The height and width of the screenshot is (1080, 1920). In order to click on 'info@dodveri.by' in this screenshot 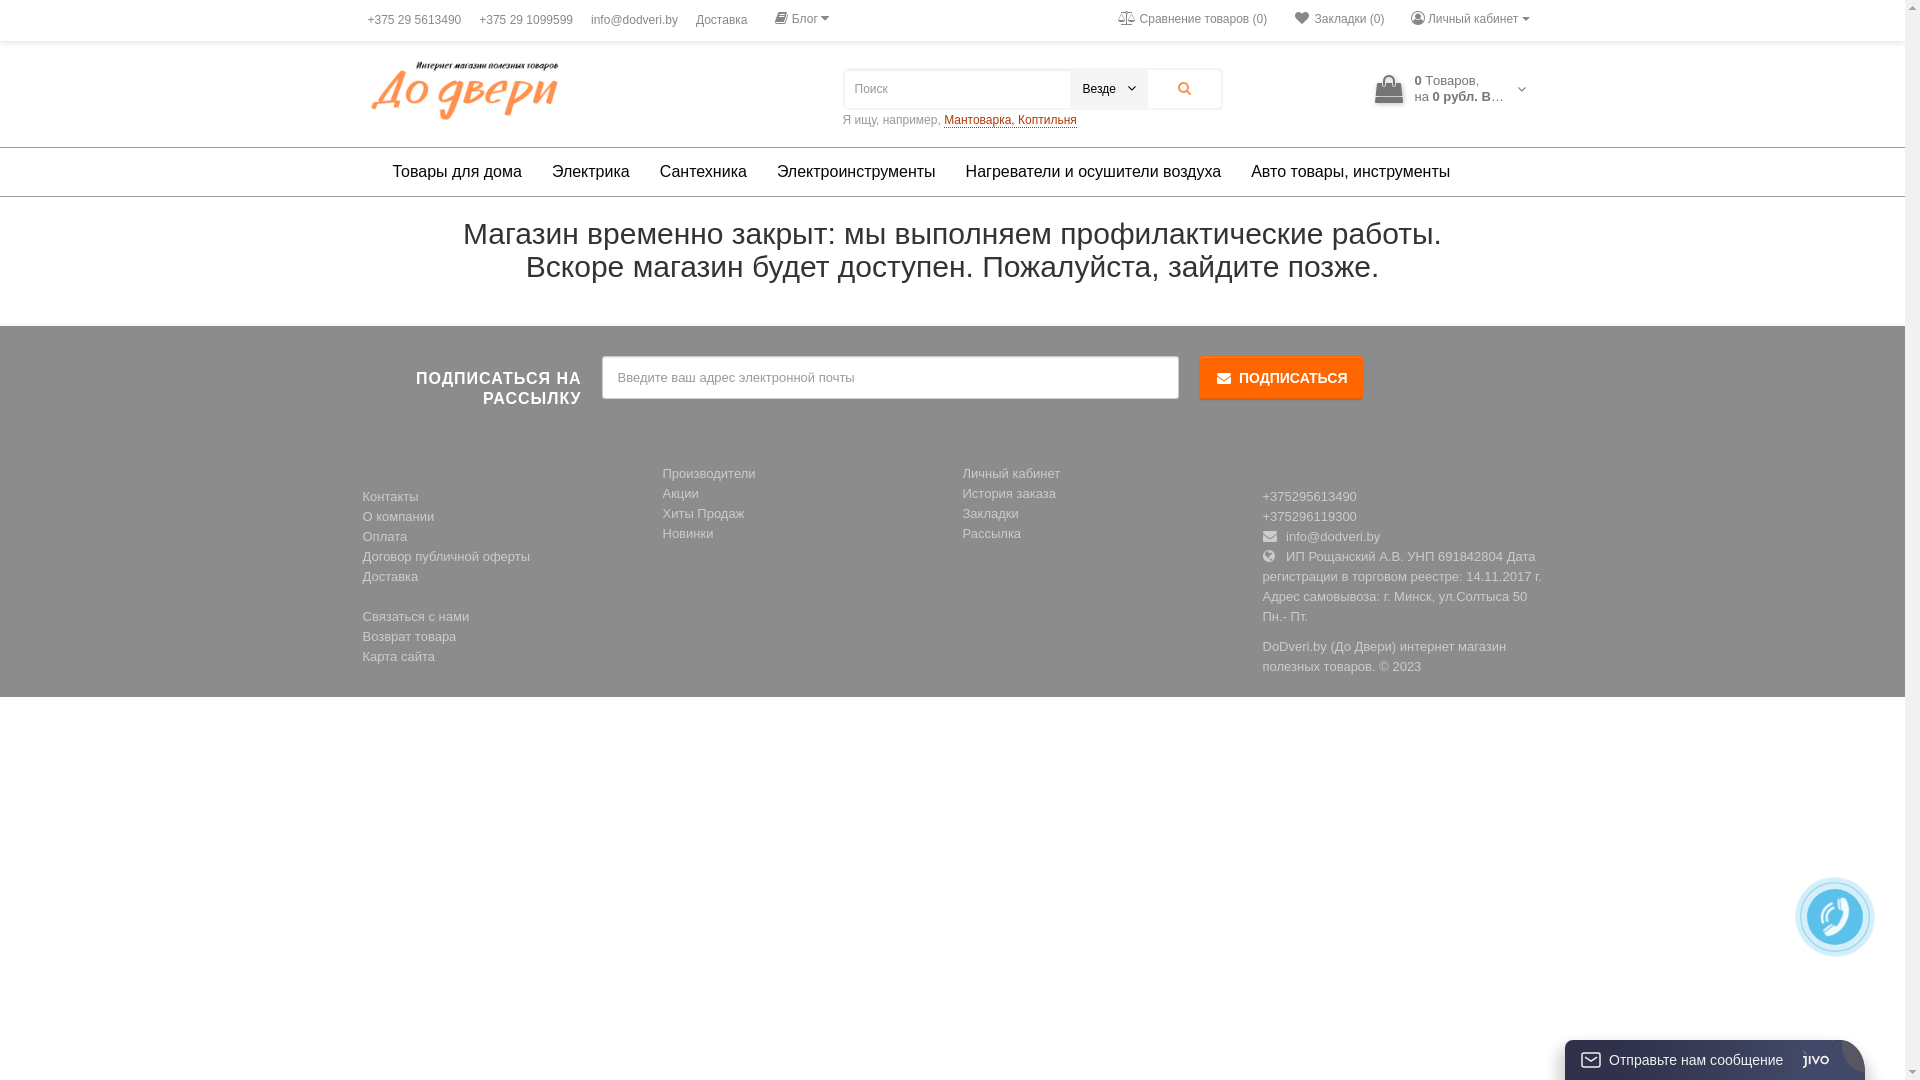, I will do `click(585, 19)`.